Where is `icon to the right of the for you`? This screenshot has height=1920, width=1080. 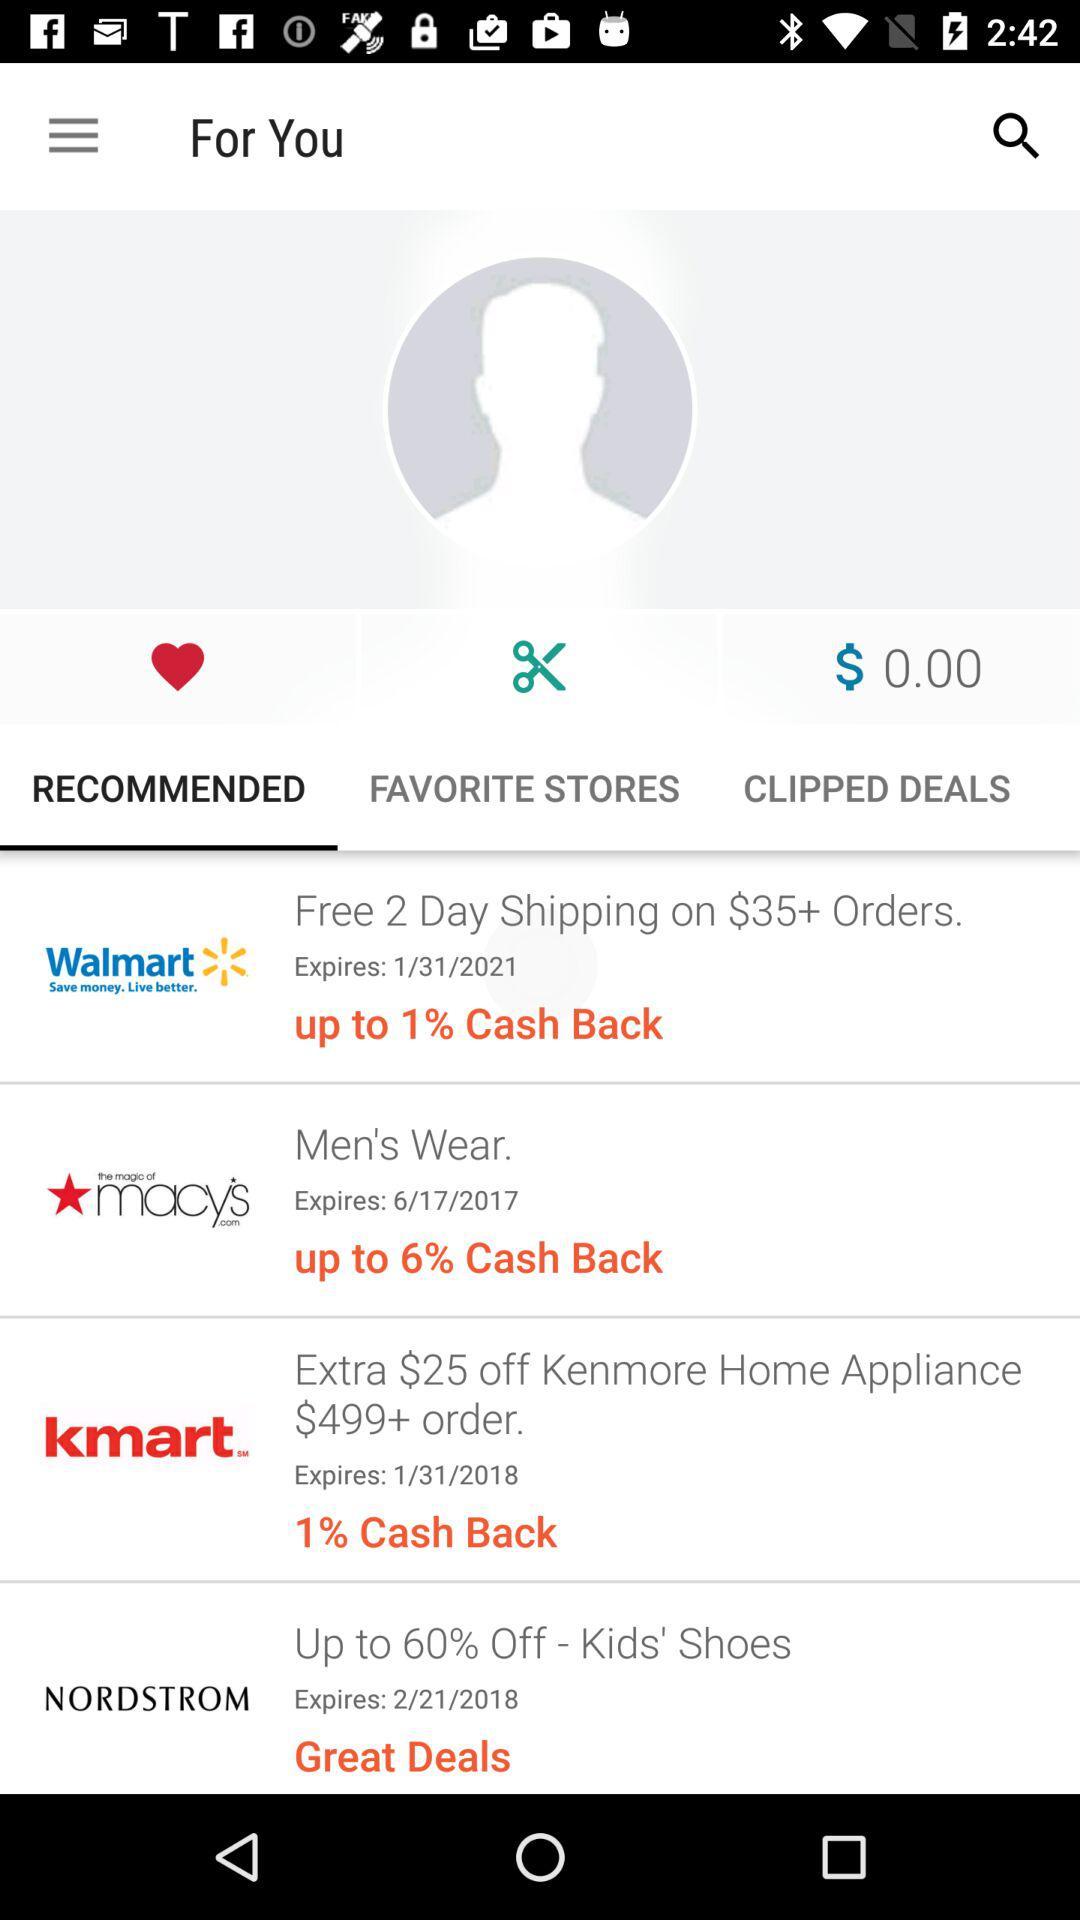 icon to the right of the for you is located at coordinates (1017, 135).